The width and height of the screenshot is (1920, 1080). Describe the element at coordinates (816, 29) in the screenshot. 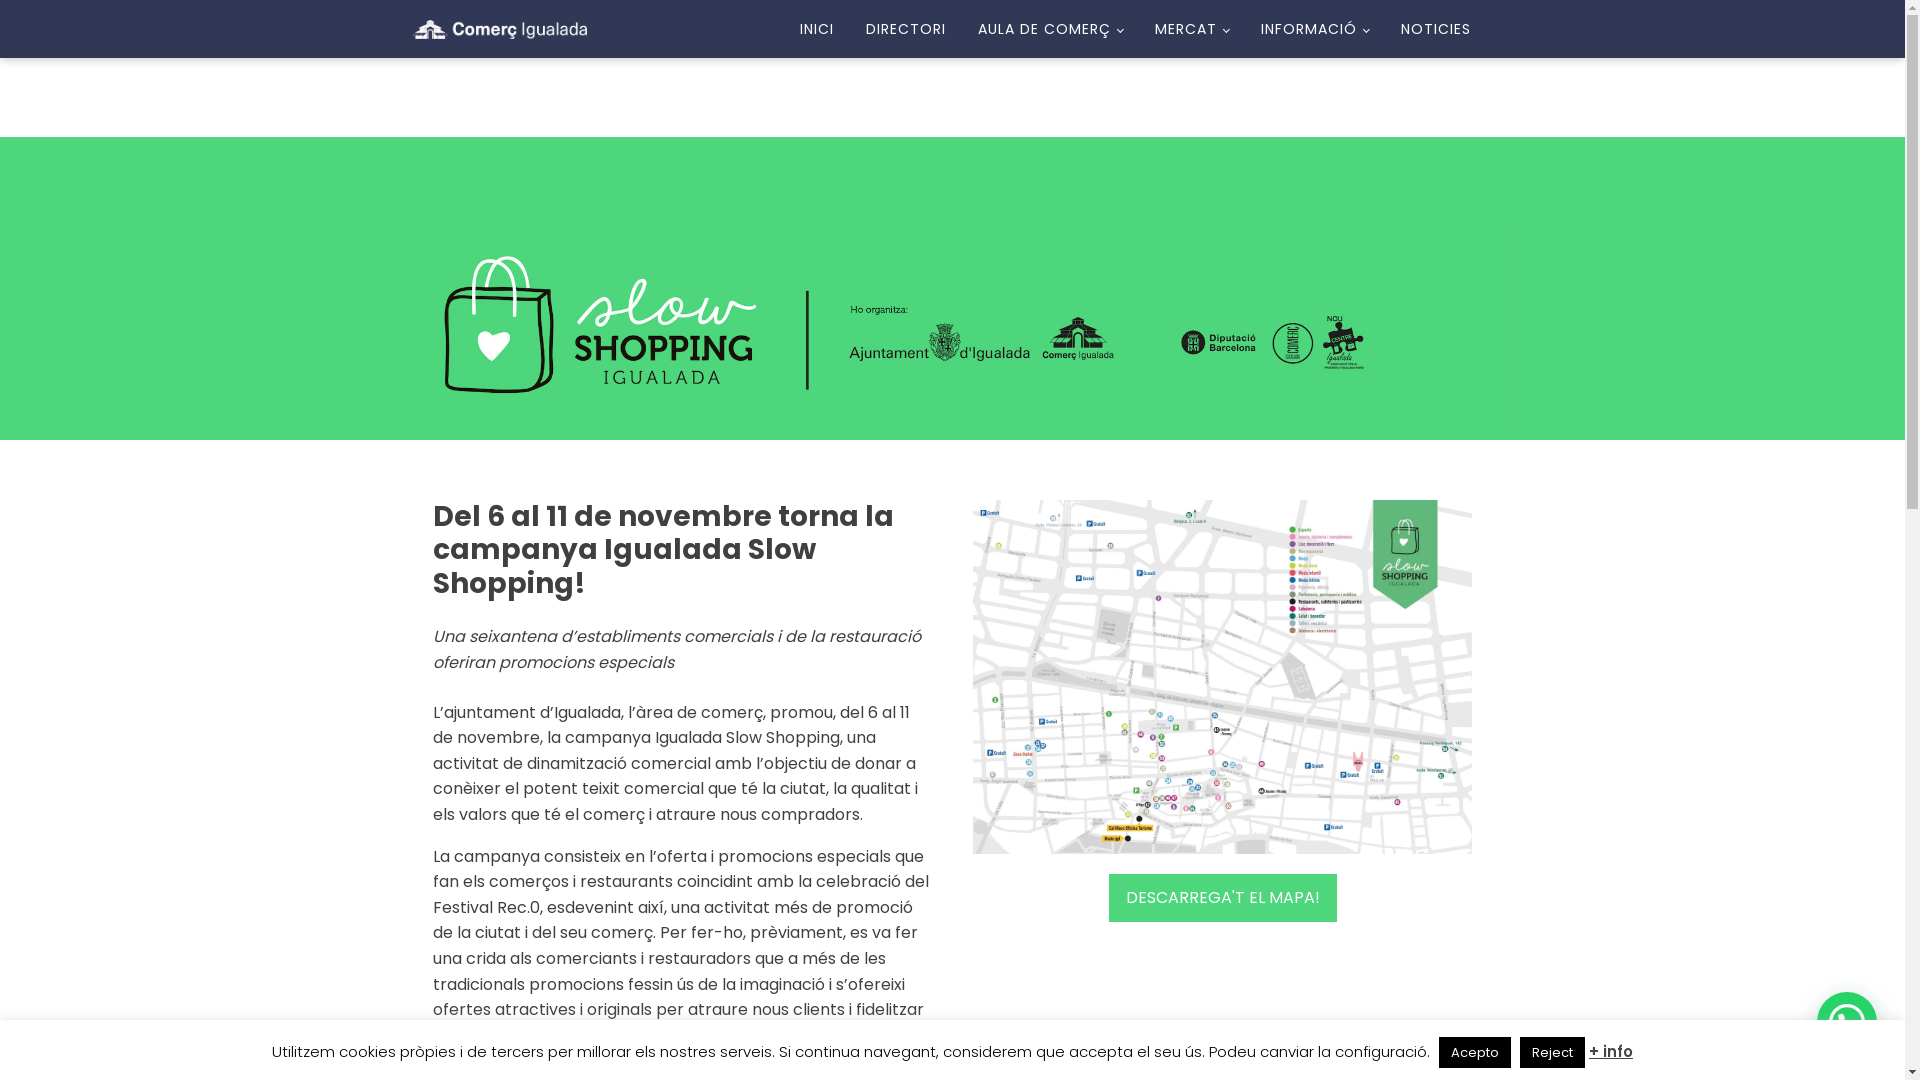

I see `'INICI'` at that location.